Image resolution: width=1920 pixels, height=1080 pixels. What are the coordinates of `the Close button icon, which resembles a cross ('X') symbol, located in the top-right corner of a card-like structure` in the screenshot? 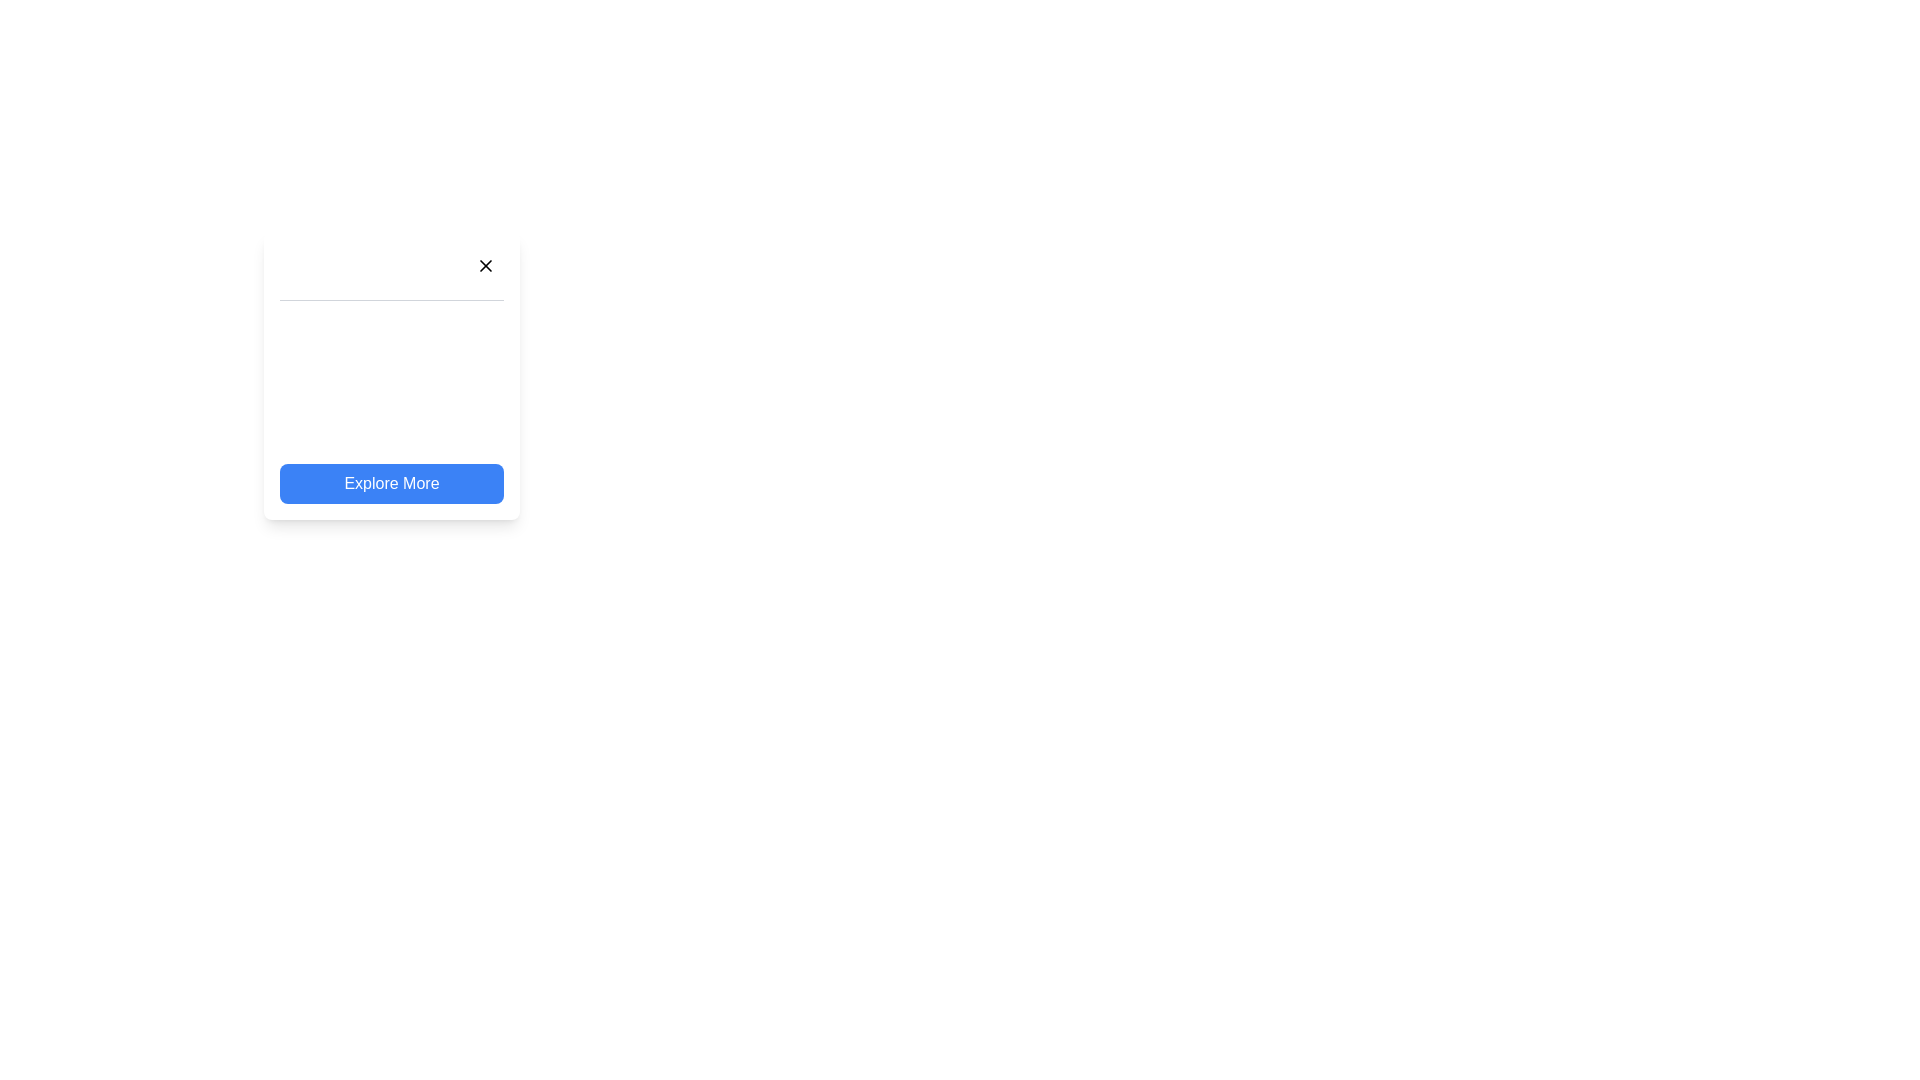 It's located at (485, 265).